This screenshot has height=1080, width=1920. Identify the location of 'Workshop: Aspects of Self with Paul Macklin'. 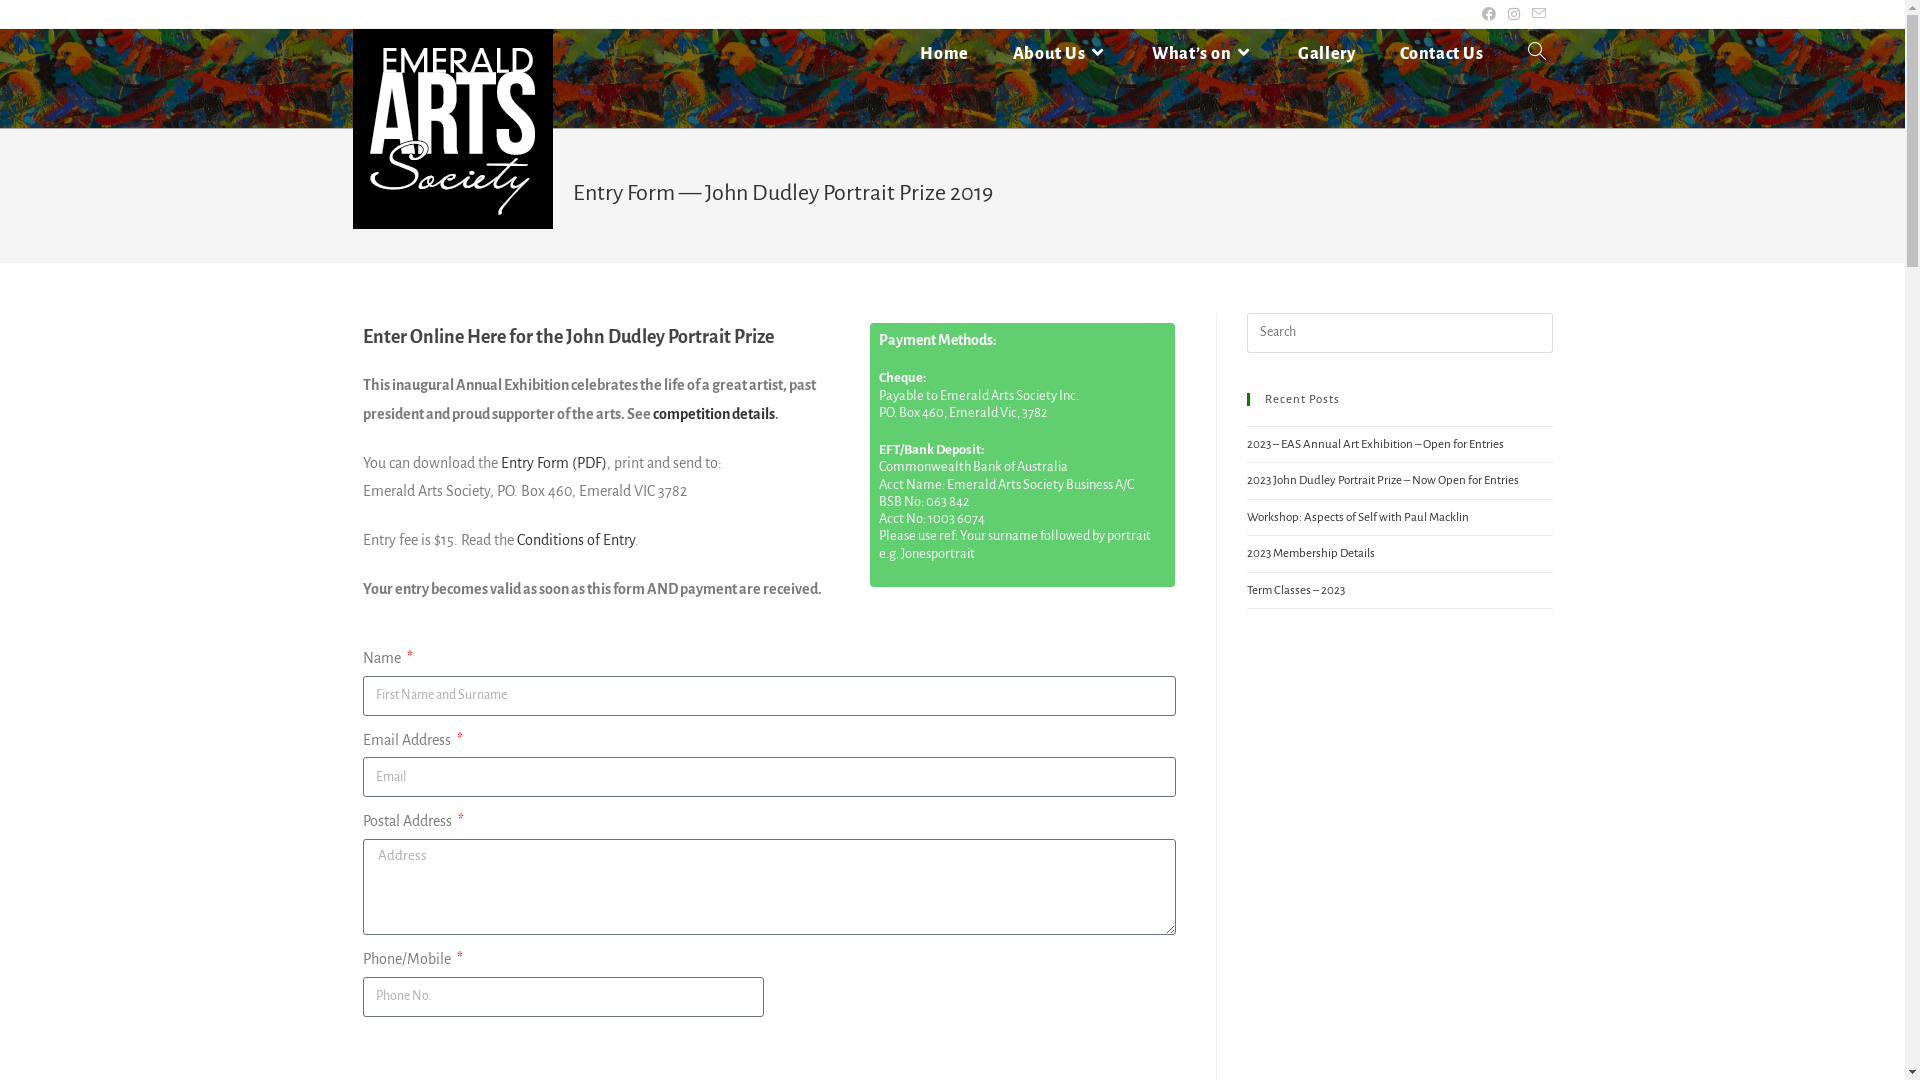
(1357, 516).